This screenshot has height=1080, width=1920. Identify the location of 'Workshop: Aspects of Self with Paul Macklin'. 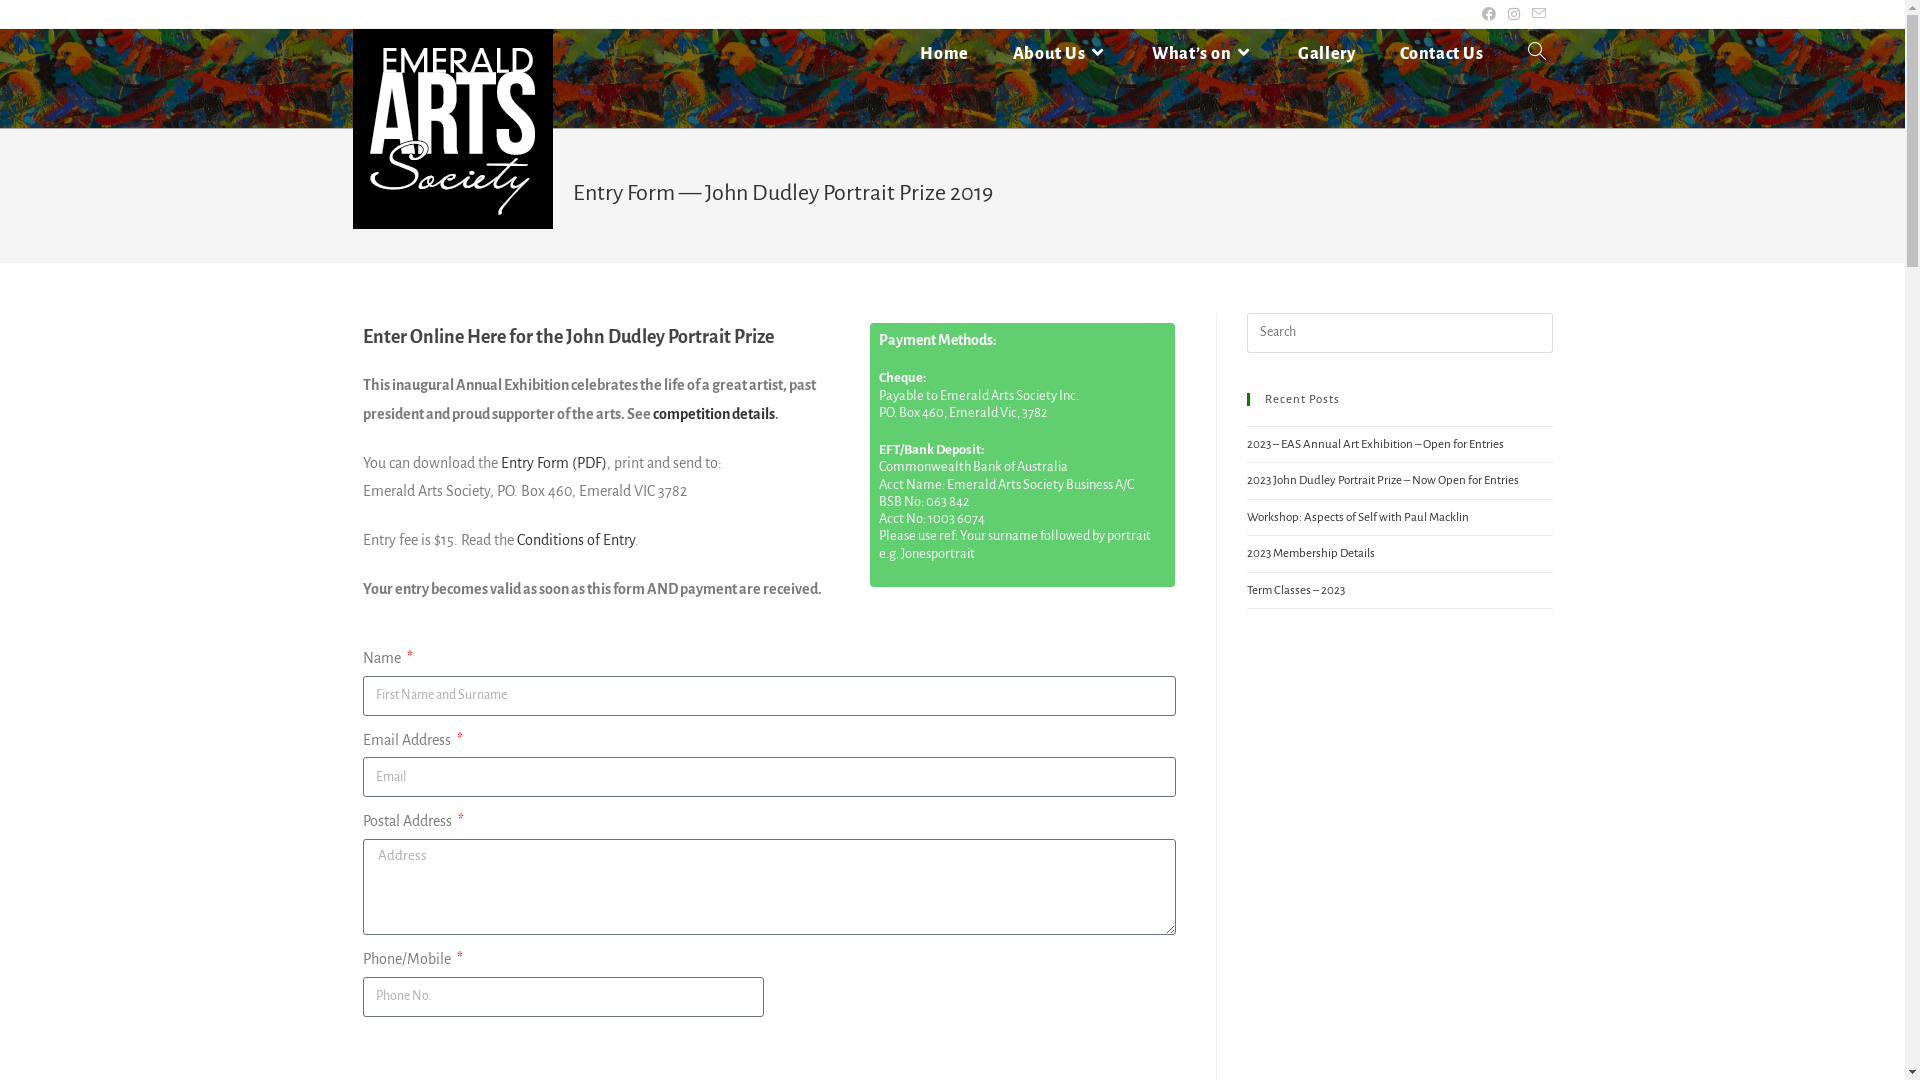
(1357, 516).